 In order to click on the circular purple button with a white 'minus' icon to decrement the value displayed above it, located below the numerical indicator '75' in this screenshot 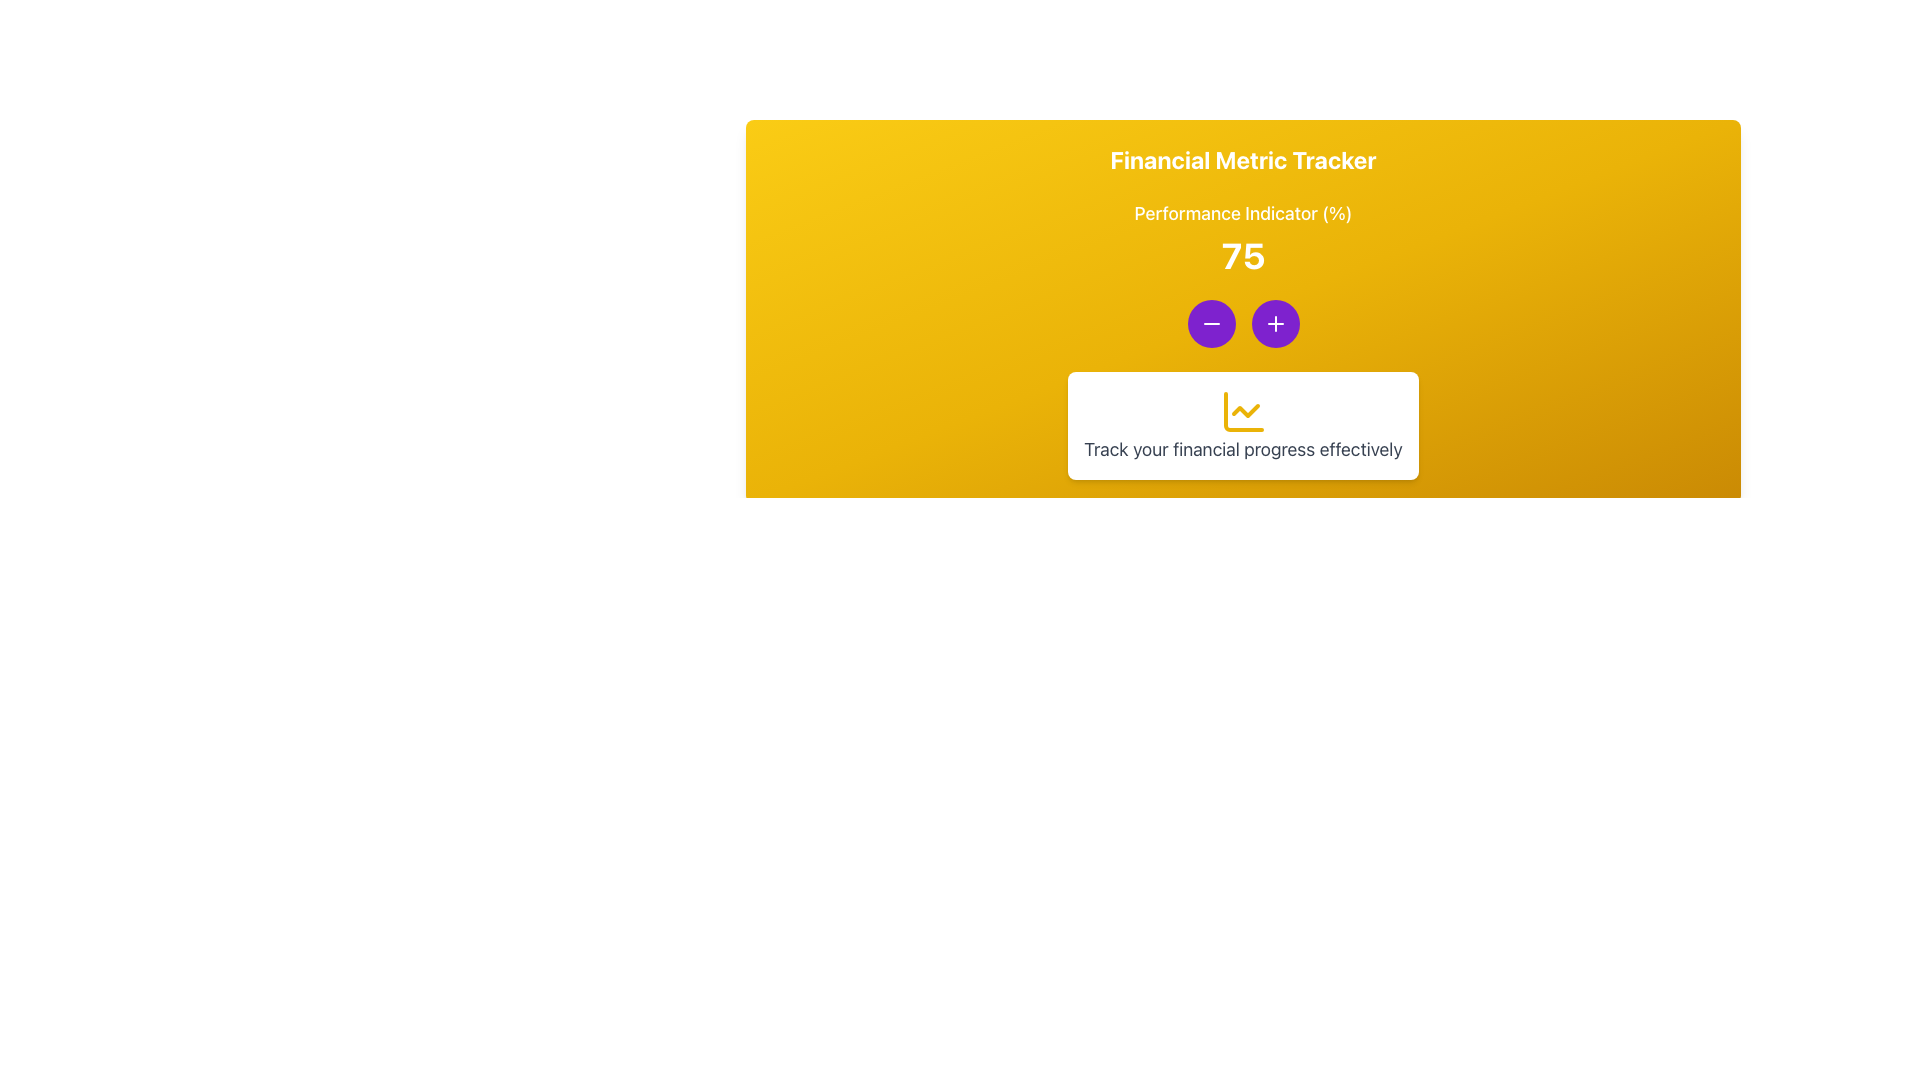, I will do `click(1210, 323)`.